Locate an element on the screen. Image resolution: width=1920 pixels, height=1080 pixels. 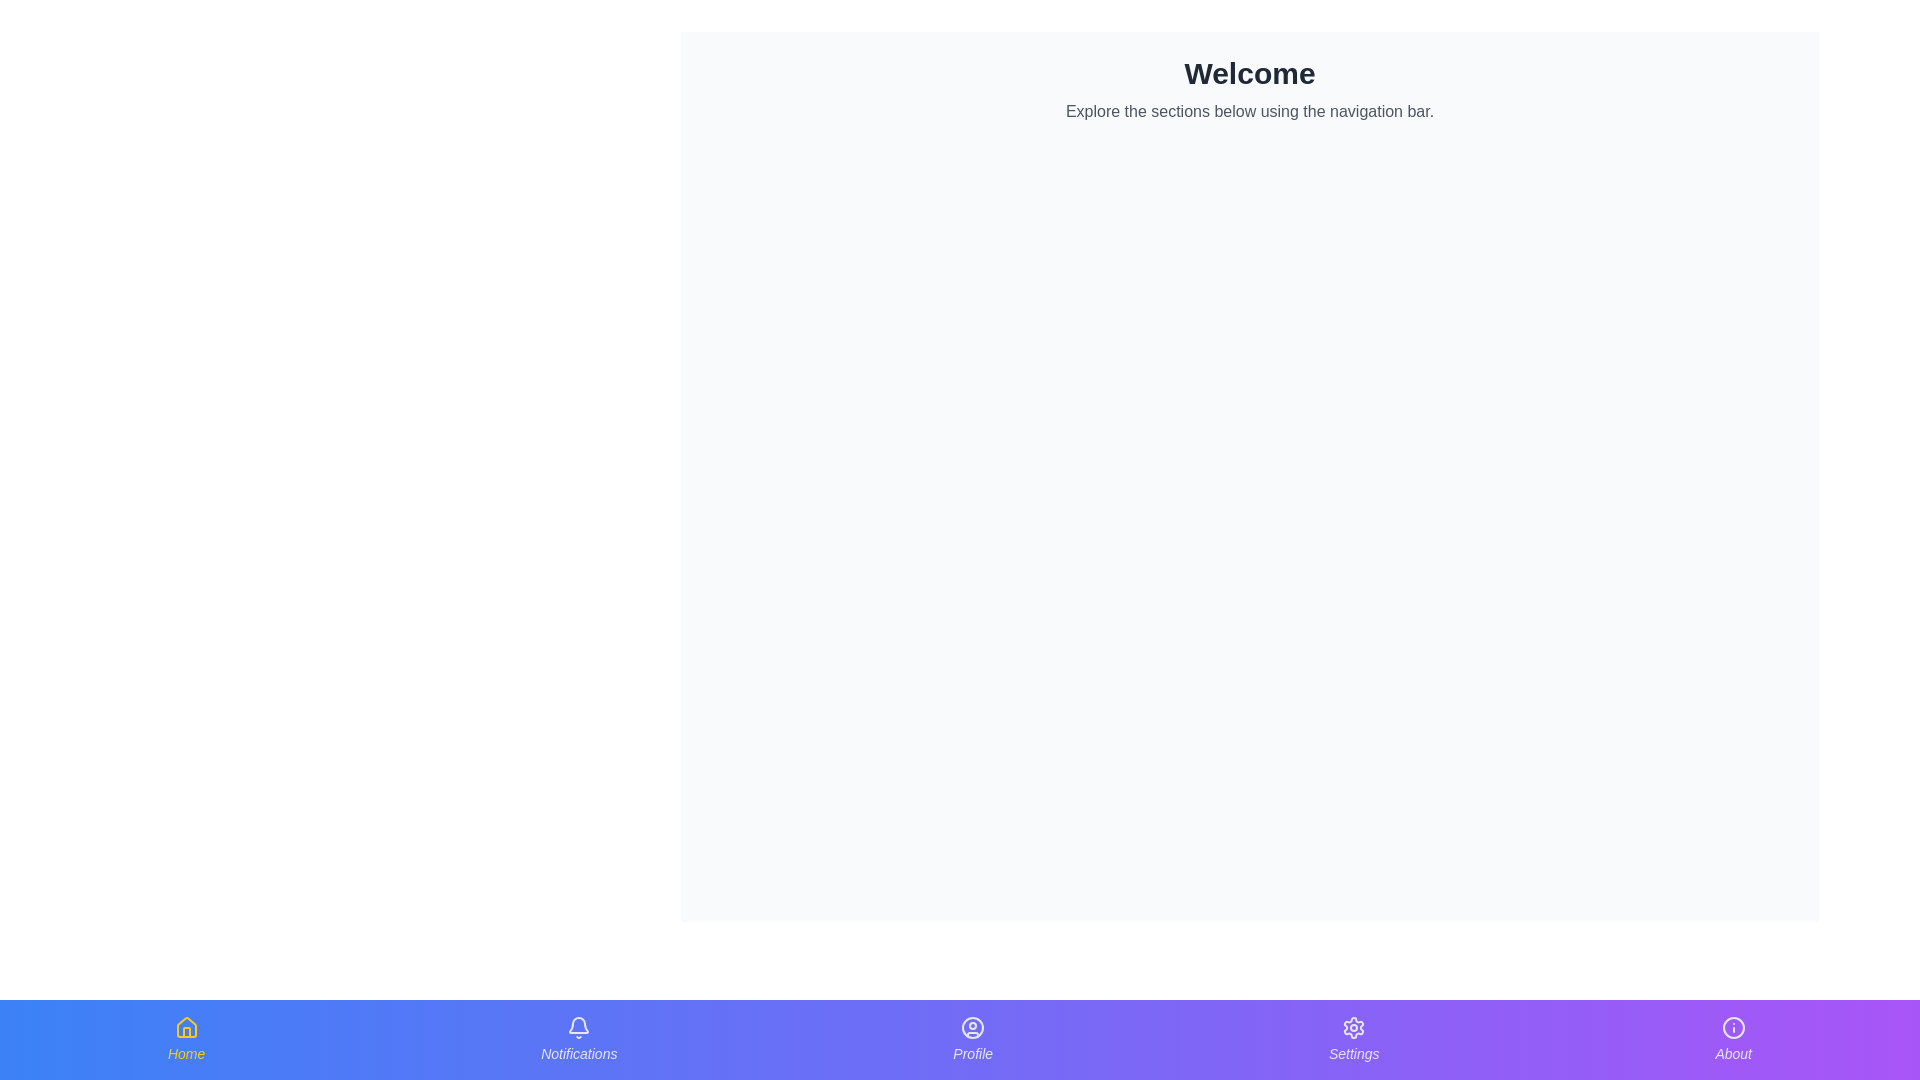
the 'Settings' text label located in the bottom navigation bar is located at coordinates (1354, 1052).